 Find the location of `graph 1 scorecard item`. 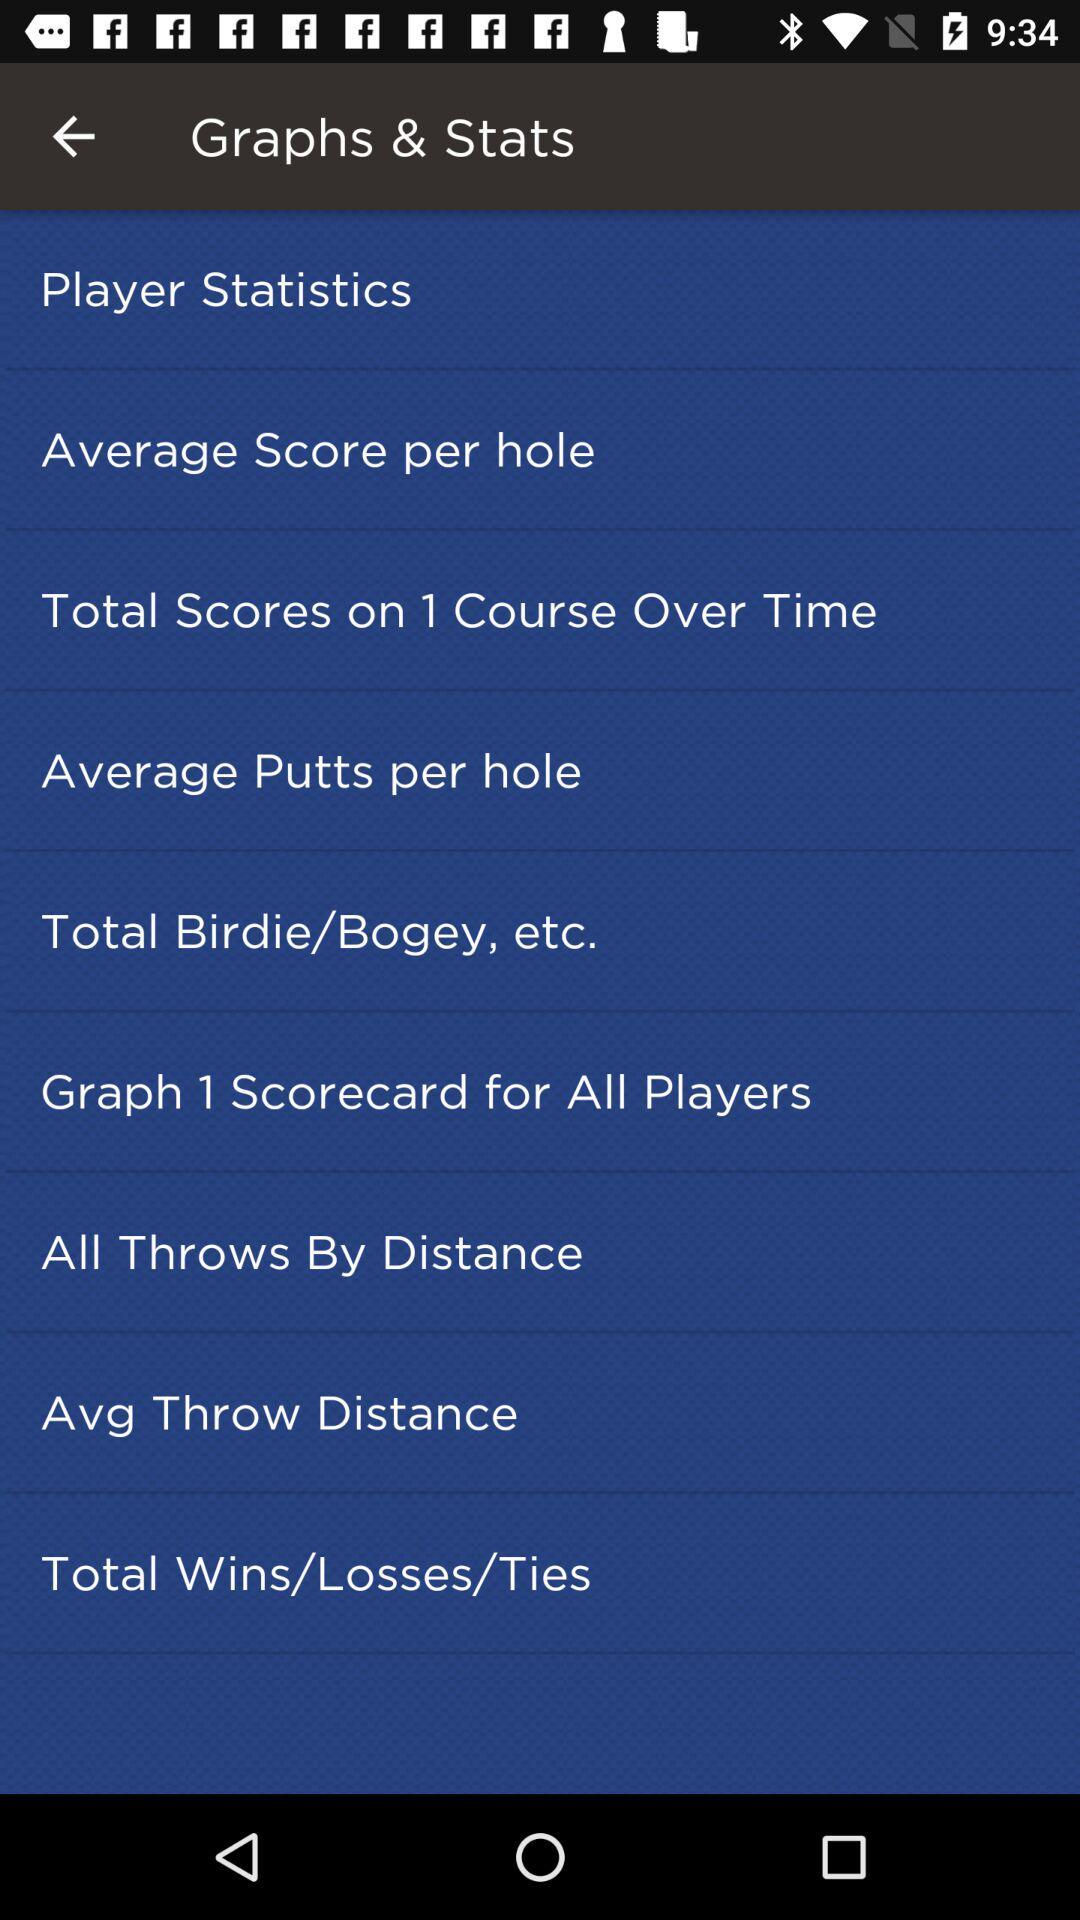

graph 1 scorecard item is located at coordinates (546, 1090).